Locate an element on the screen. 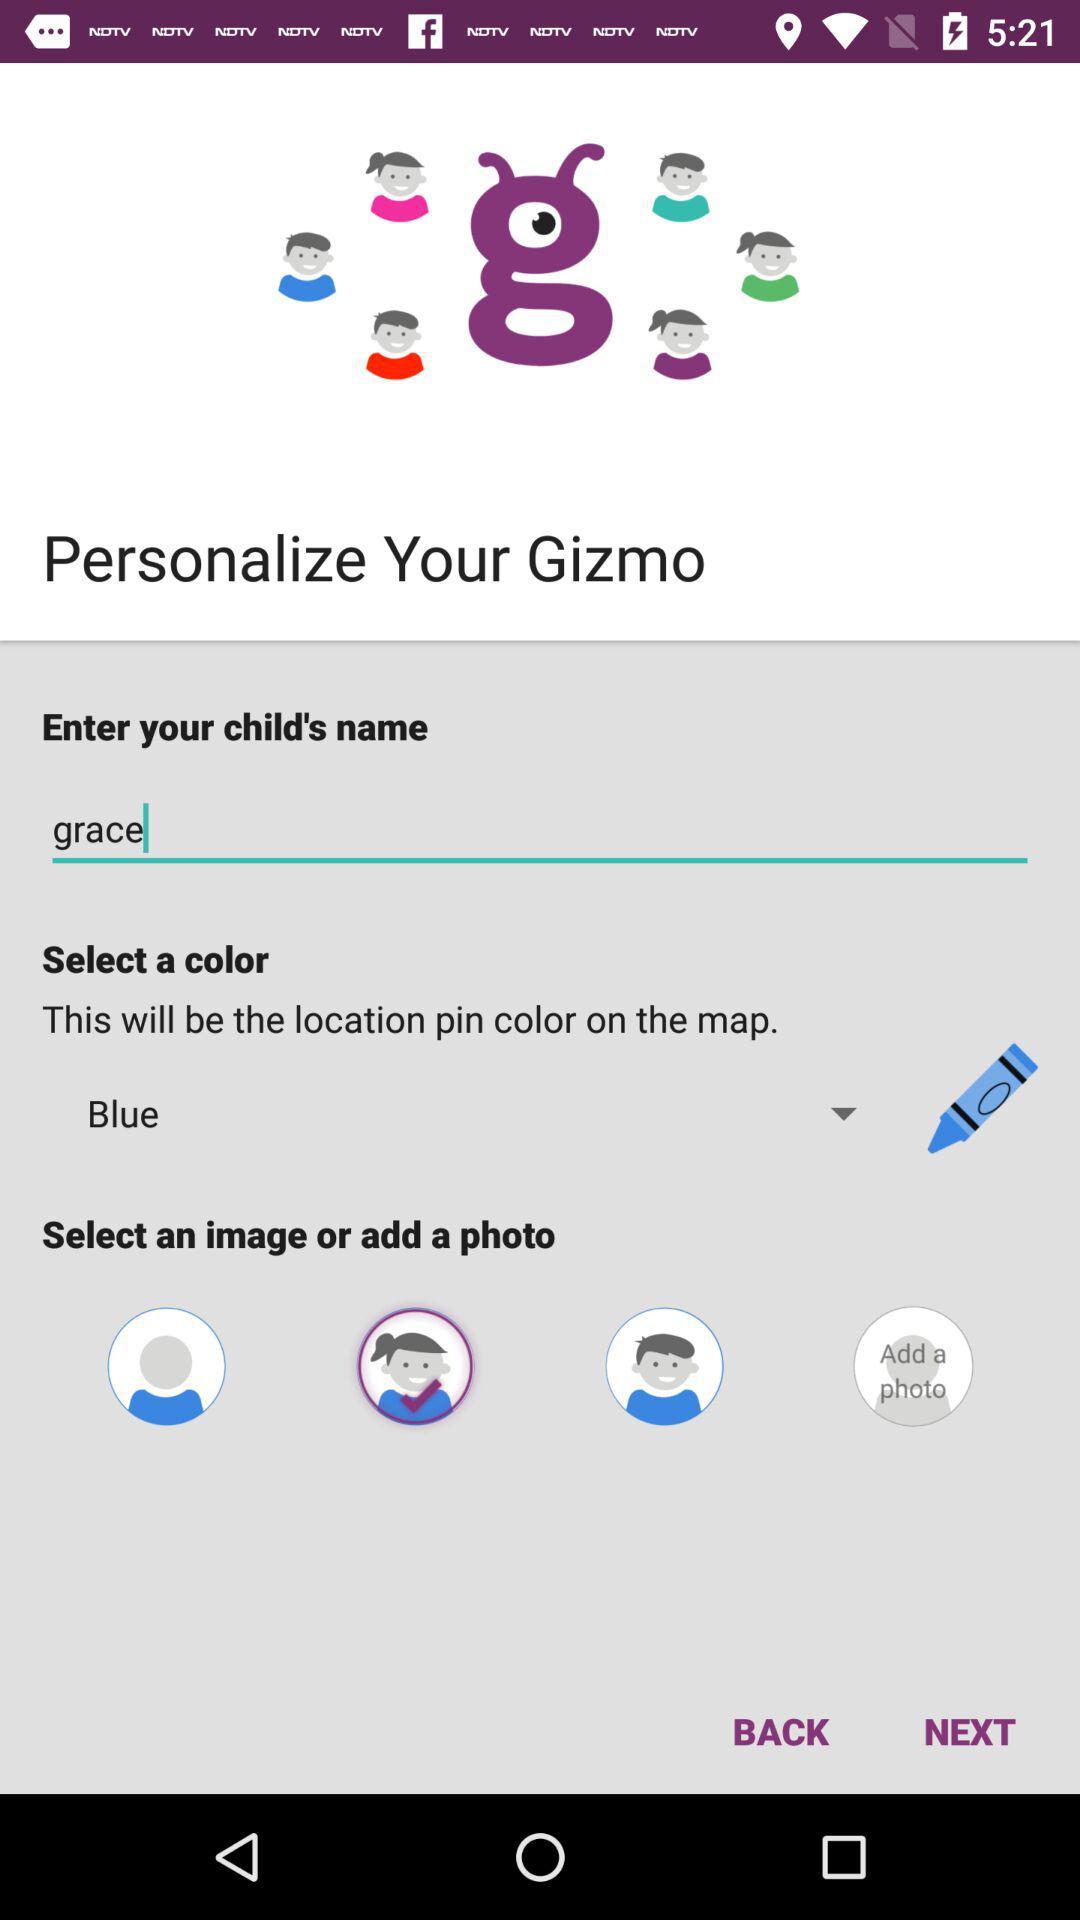  the avatar icon is located at coordinates (165, 1365).